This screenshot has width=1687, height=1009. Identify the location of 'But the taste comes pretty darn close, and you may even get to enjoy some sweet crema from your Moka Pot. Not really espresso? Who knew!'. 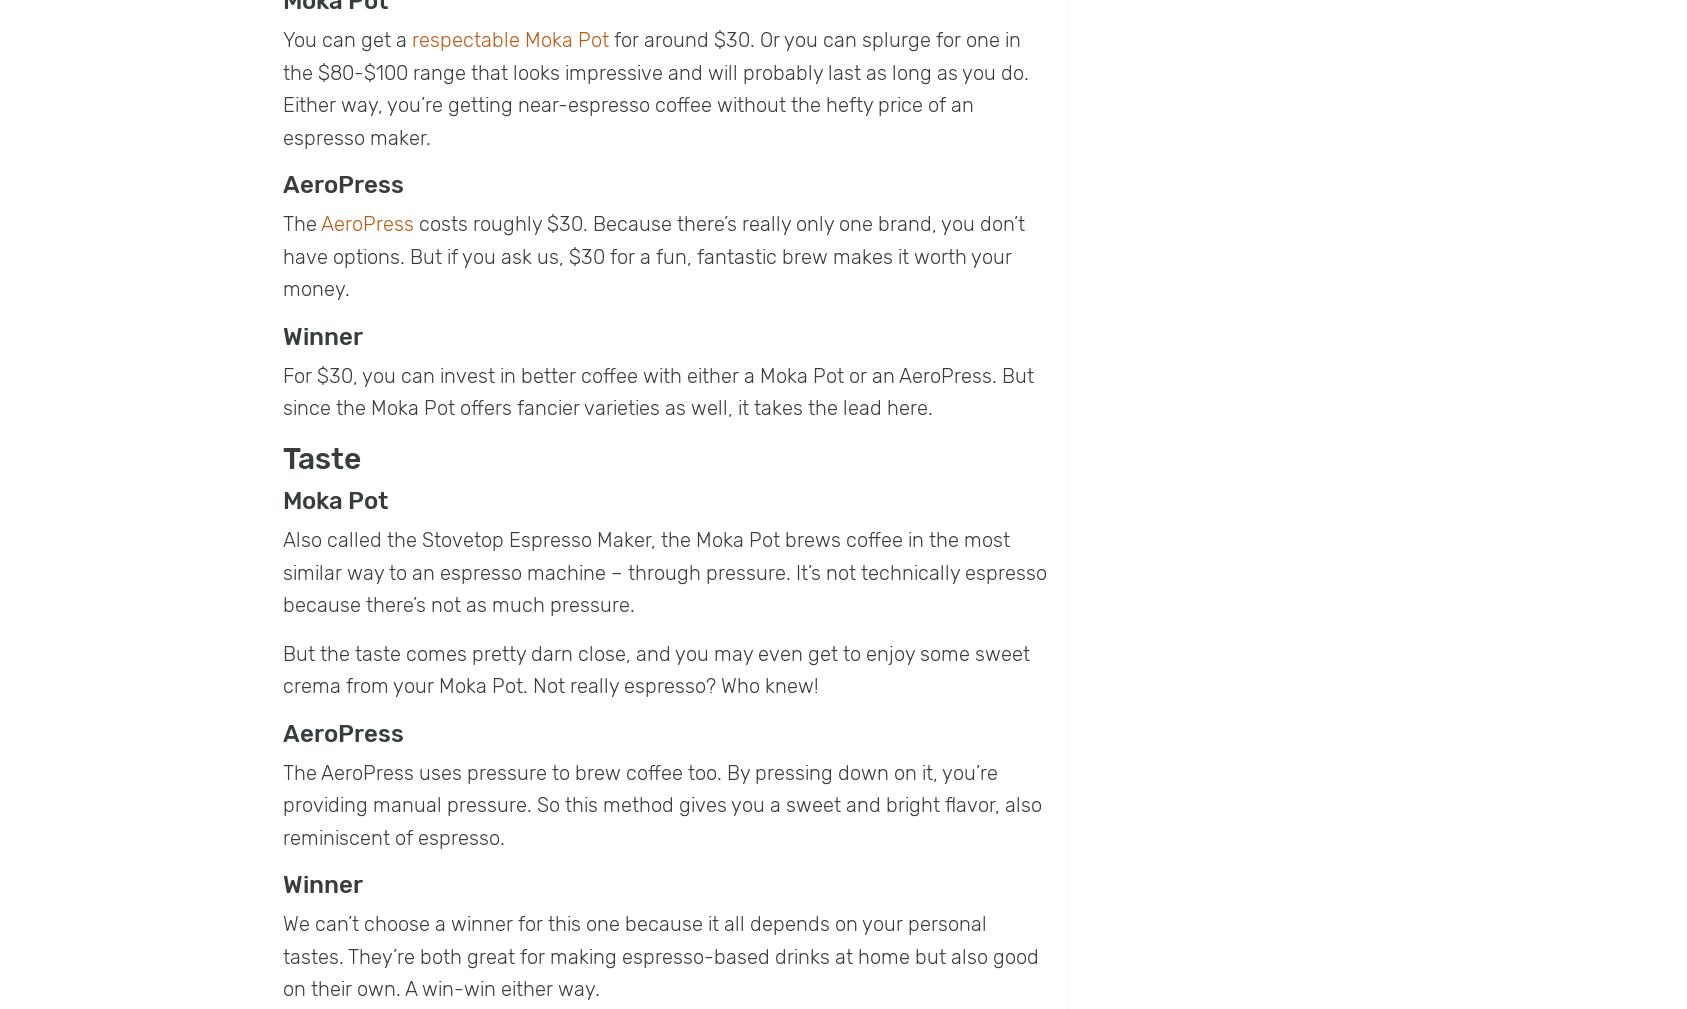
(656, 669).